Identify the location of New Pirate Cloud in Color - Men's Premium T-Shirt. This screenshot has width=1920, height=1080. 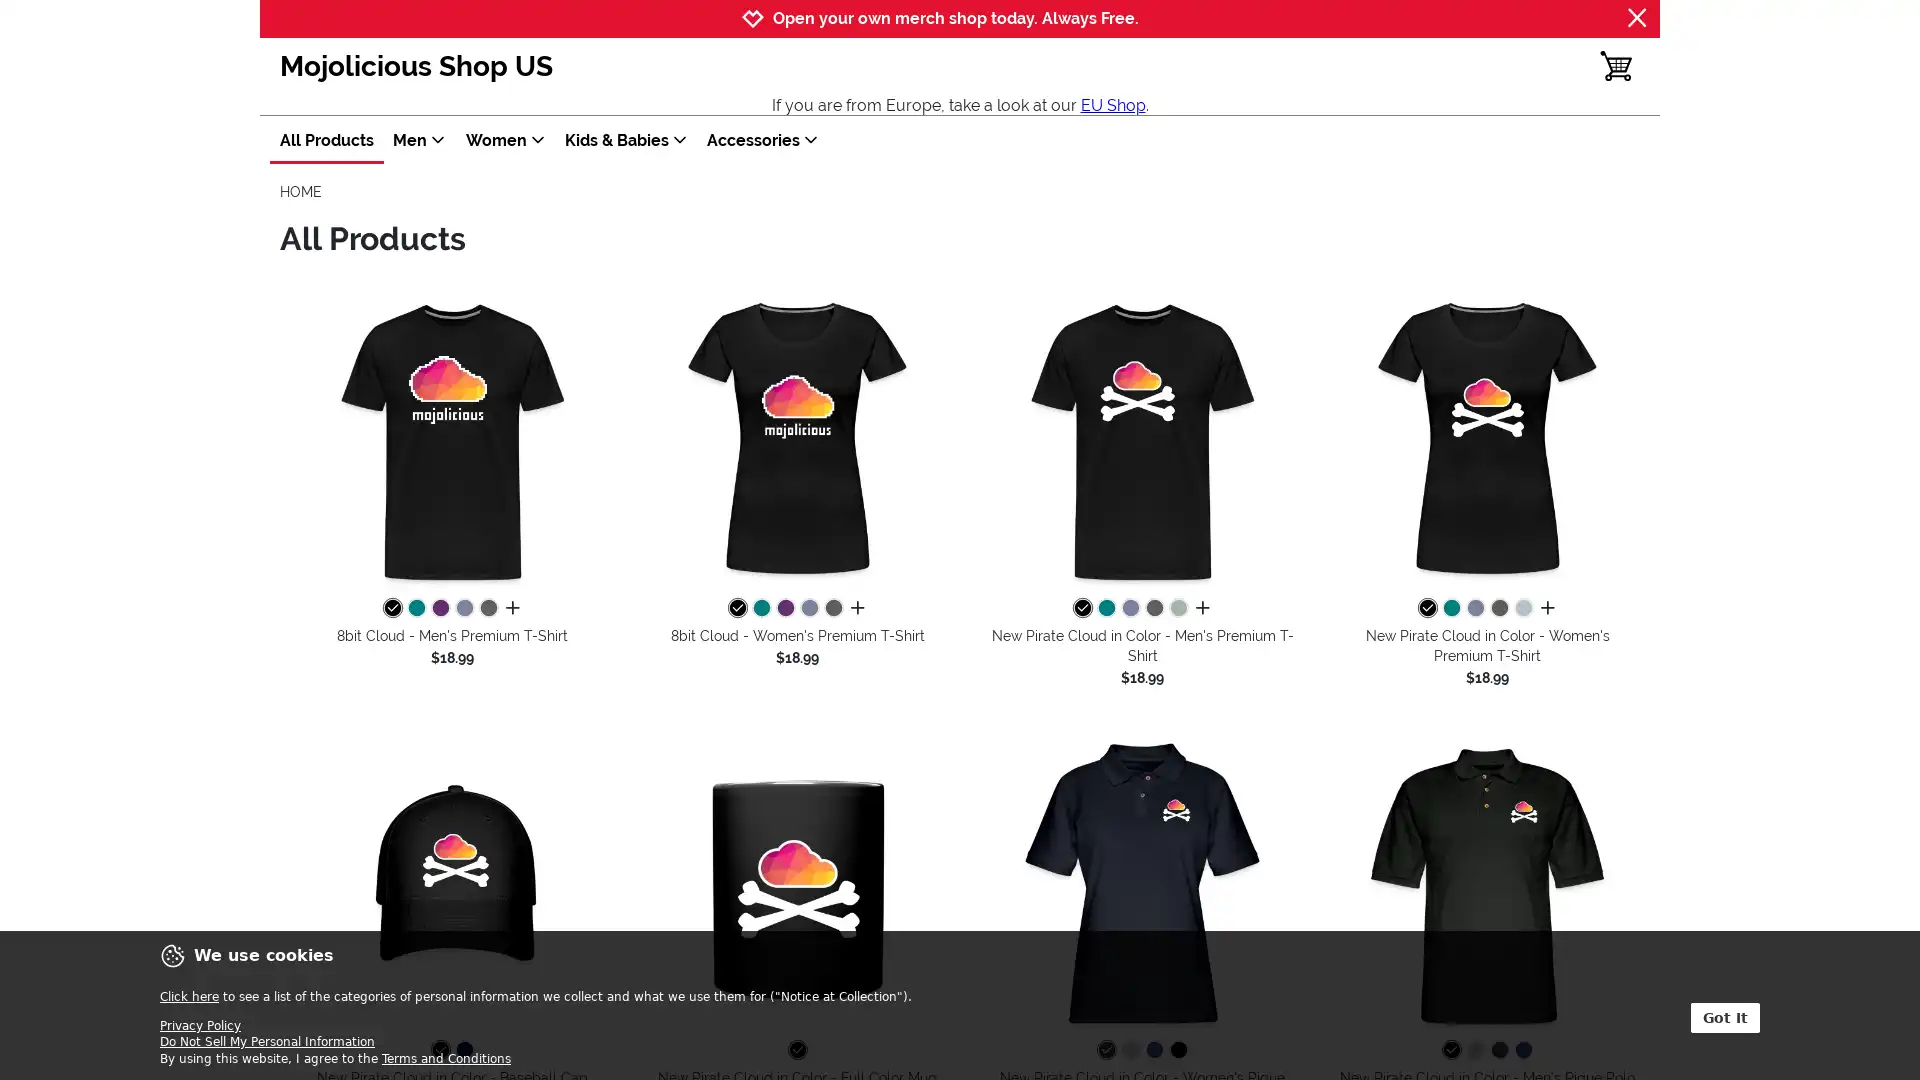
(1142, 439).